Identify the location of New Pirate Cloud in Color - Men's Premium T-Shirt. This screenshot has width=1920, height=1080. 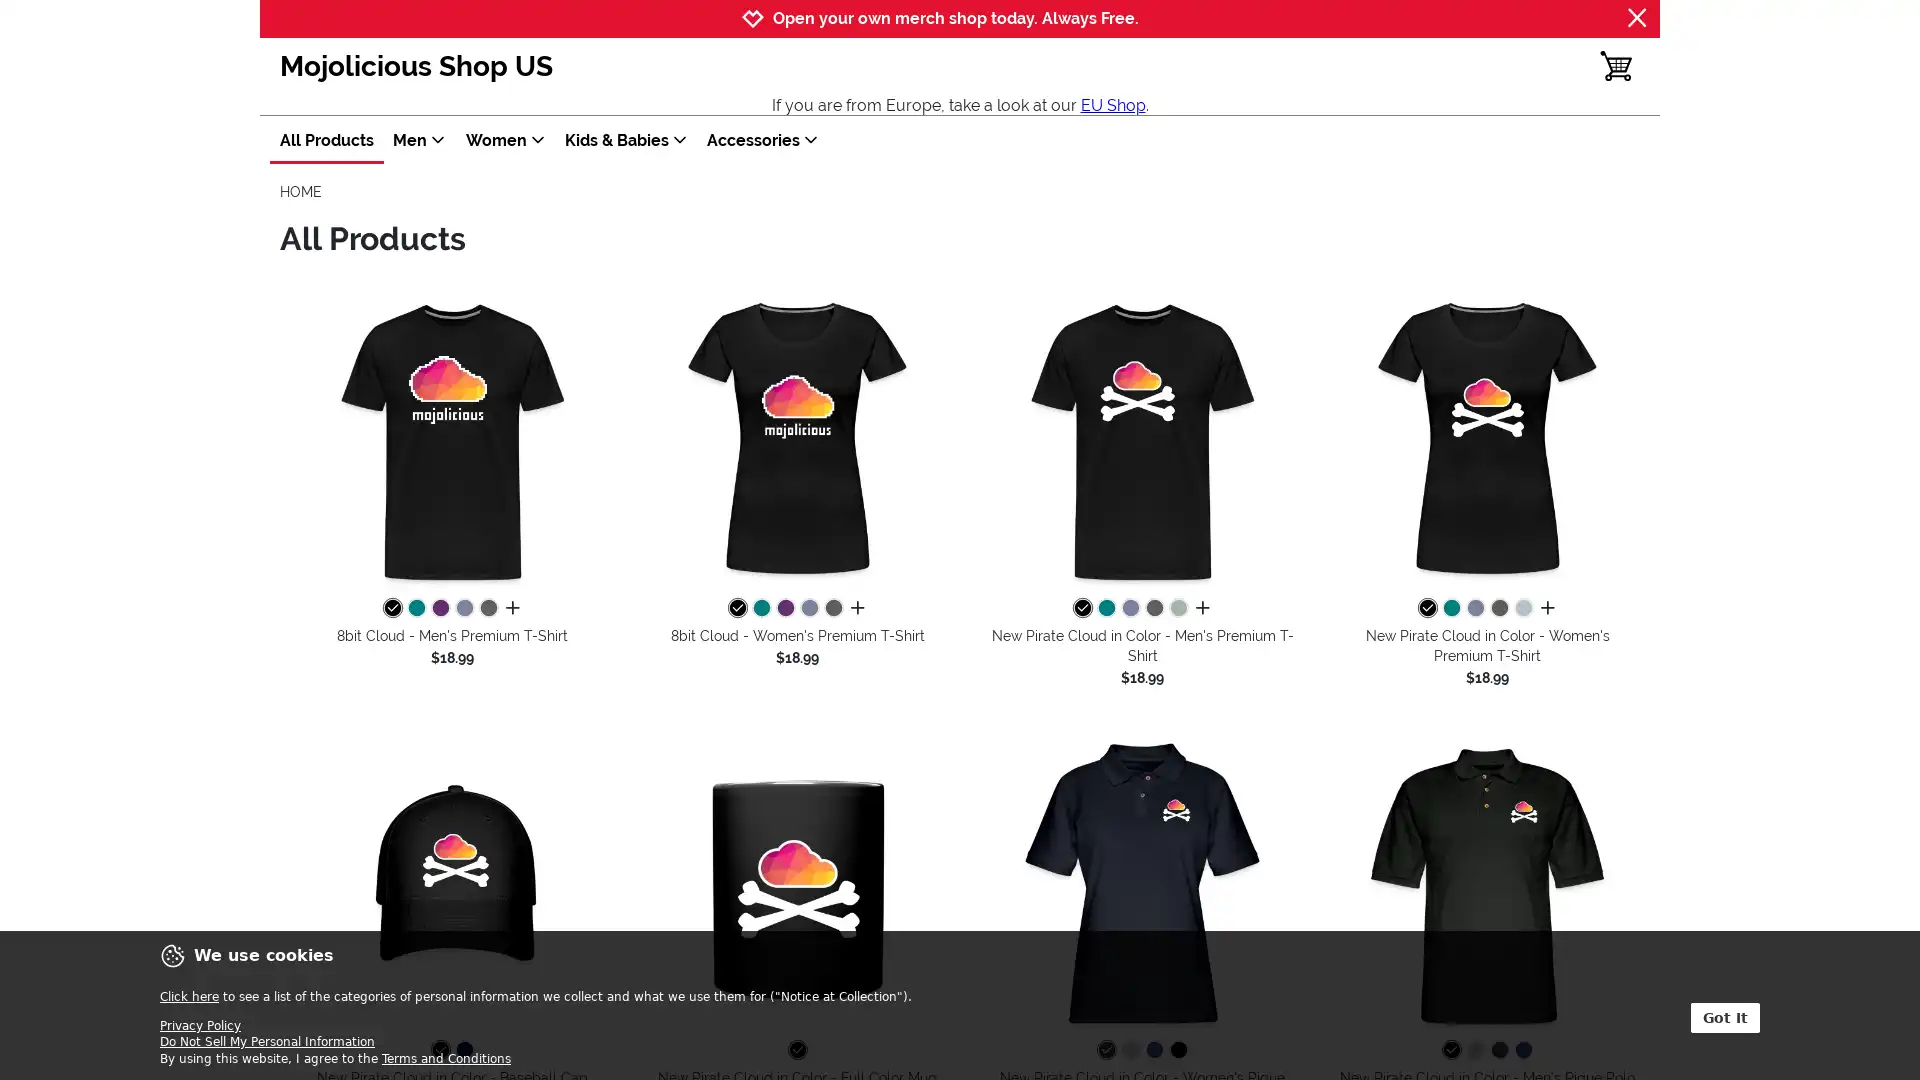
(1142, 439).